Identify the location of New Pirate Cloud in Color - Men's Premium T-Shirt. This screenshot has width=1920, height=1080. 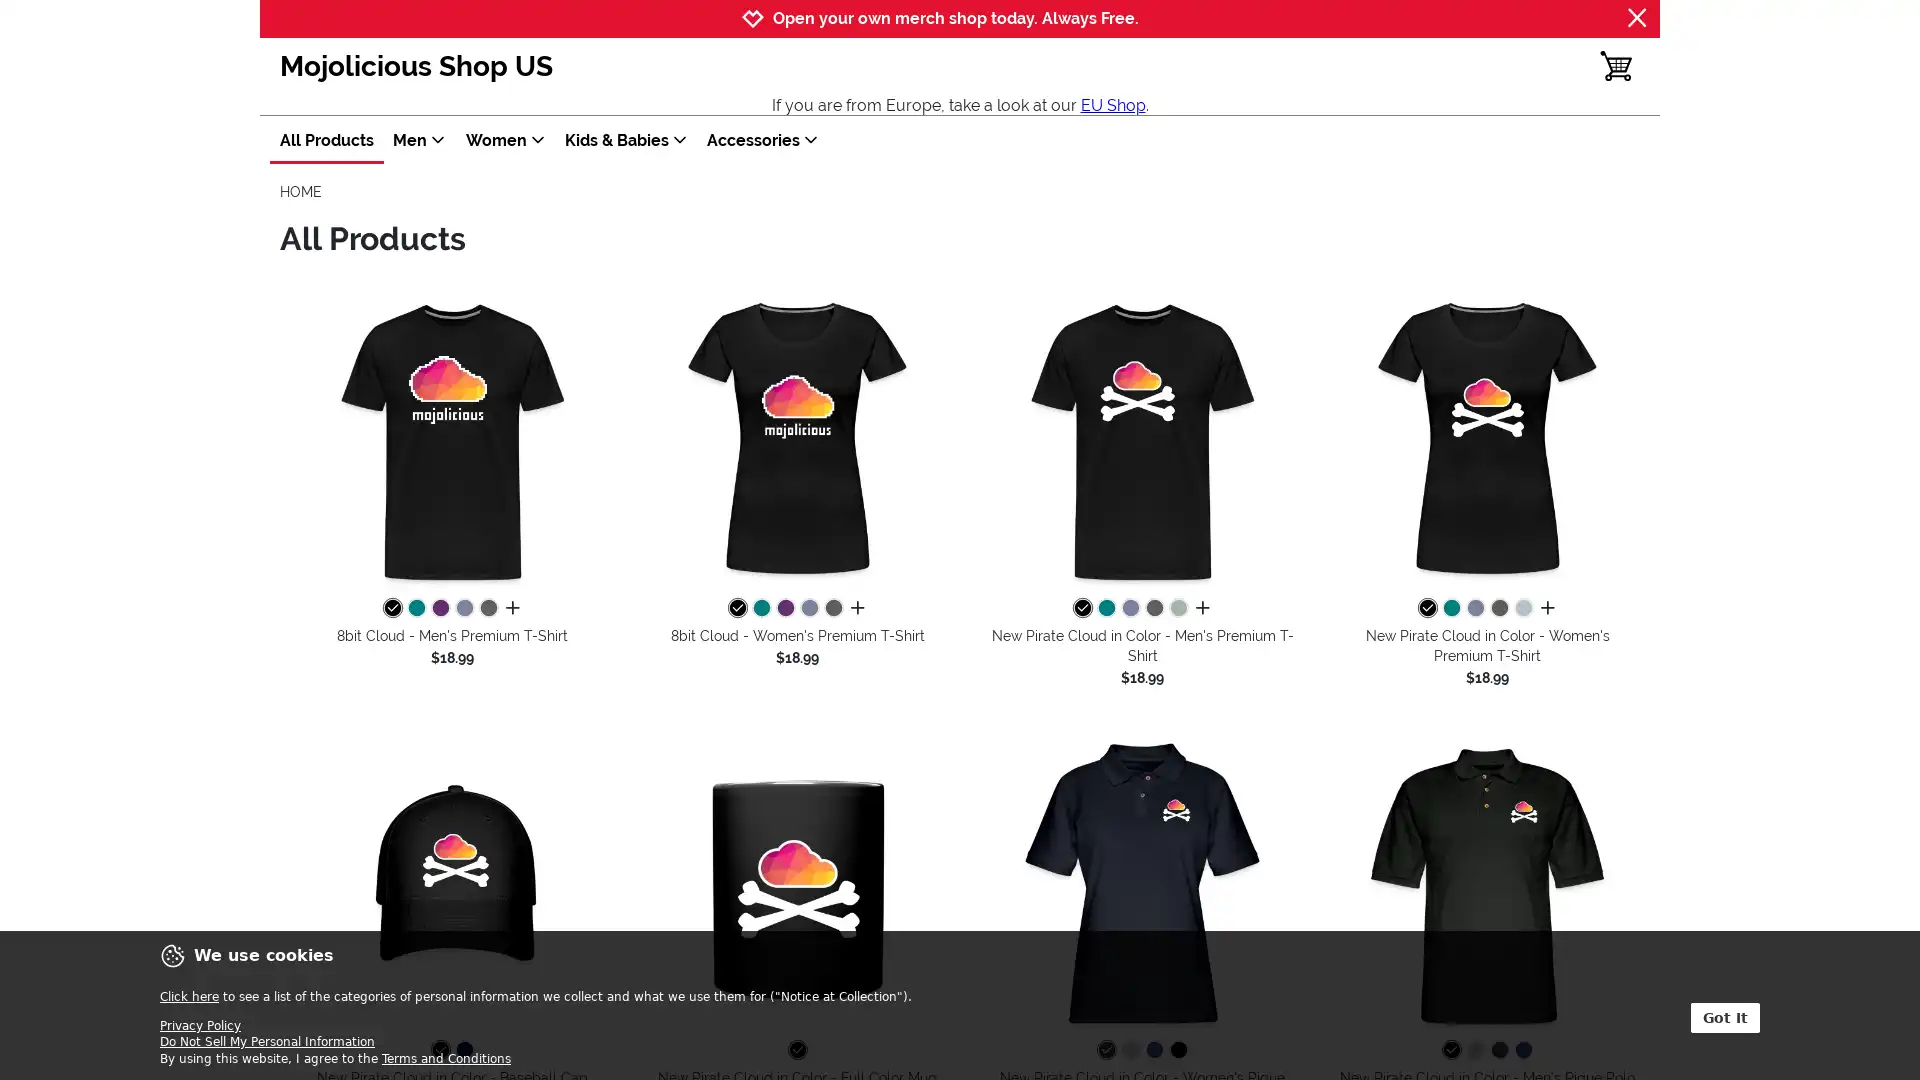
(1142, 439).